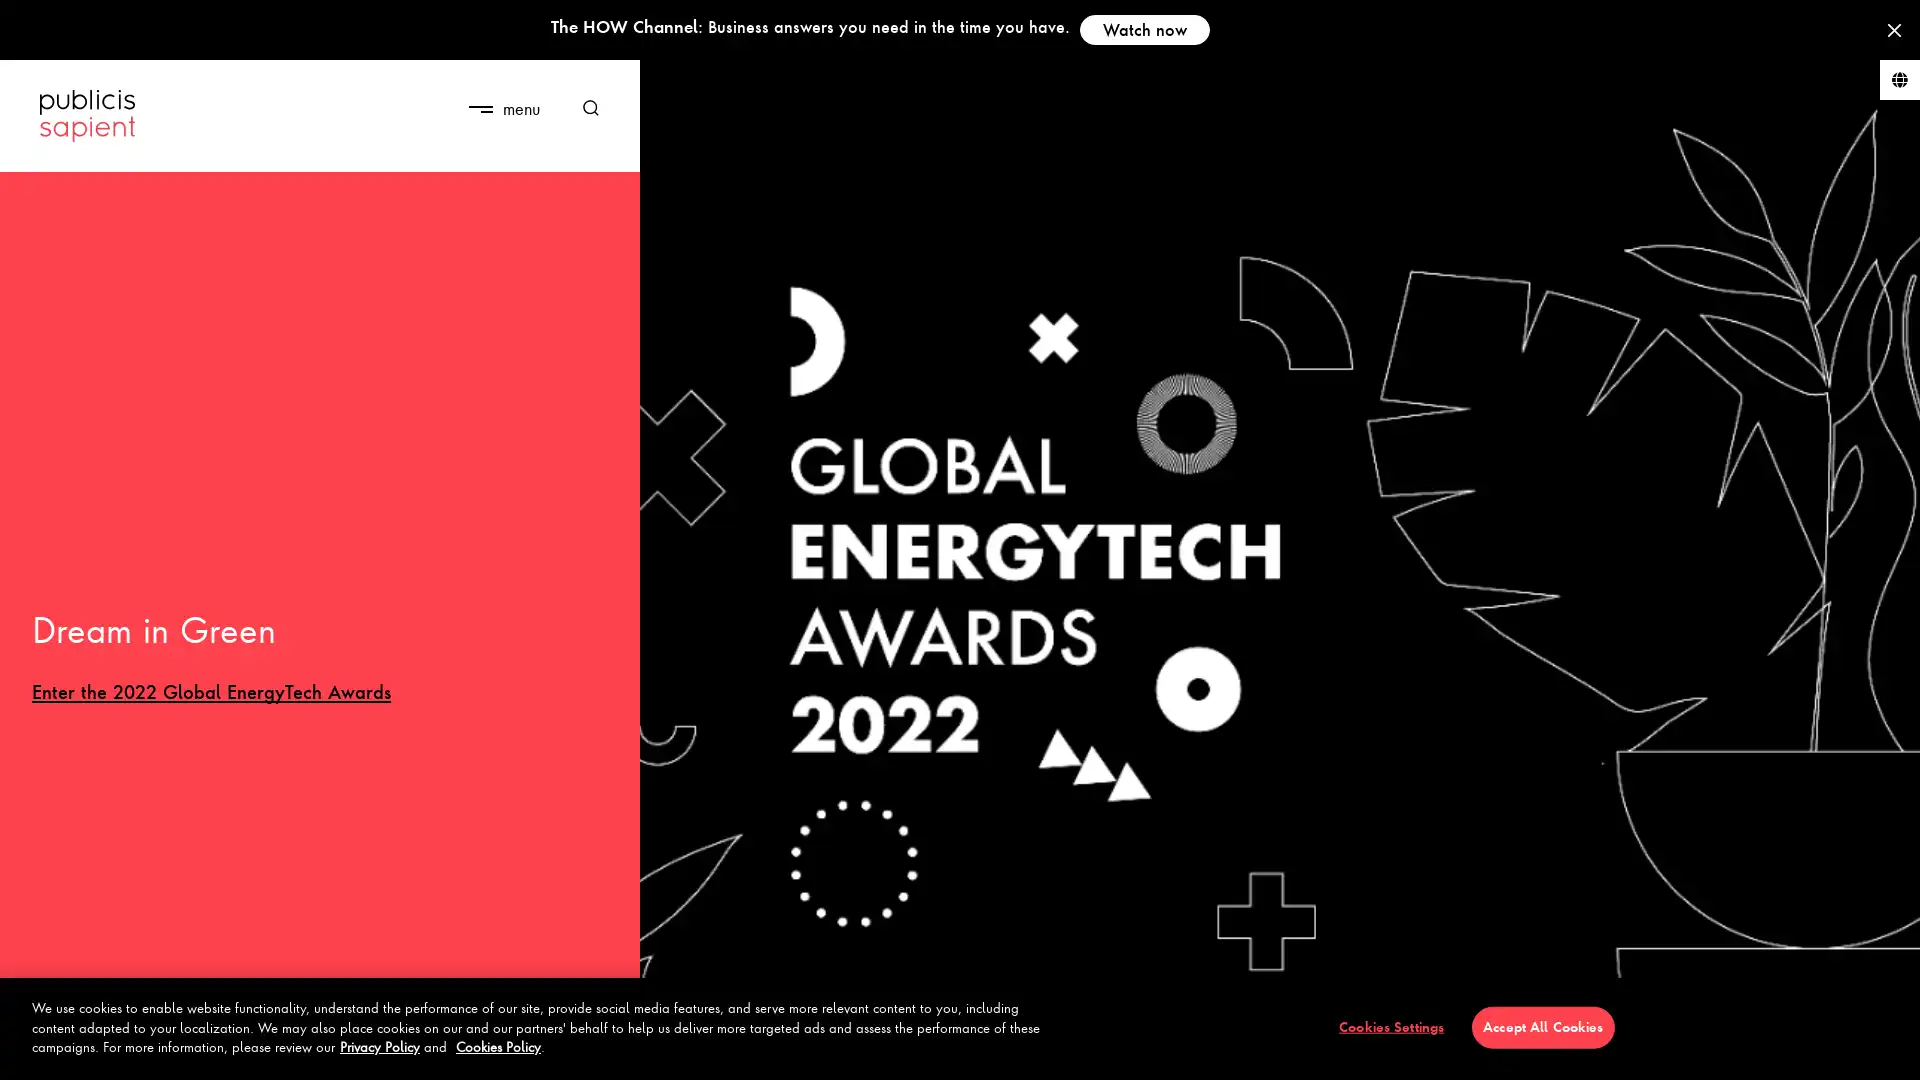 The width and height of the screenshot is (1920, 1080). I want to click on Display Slide 8, so click(261, 1052).